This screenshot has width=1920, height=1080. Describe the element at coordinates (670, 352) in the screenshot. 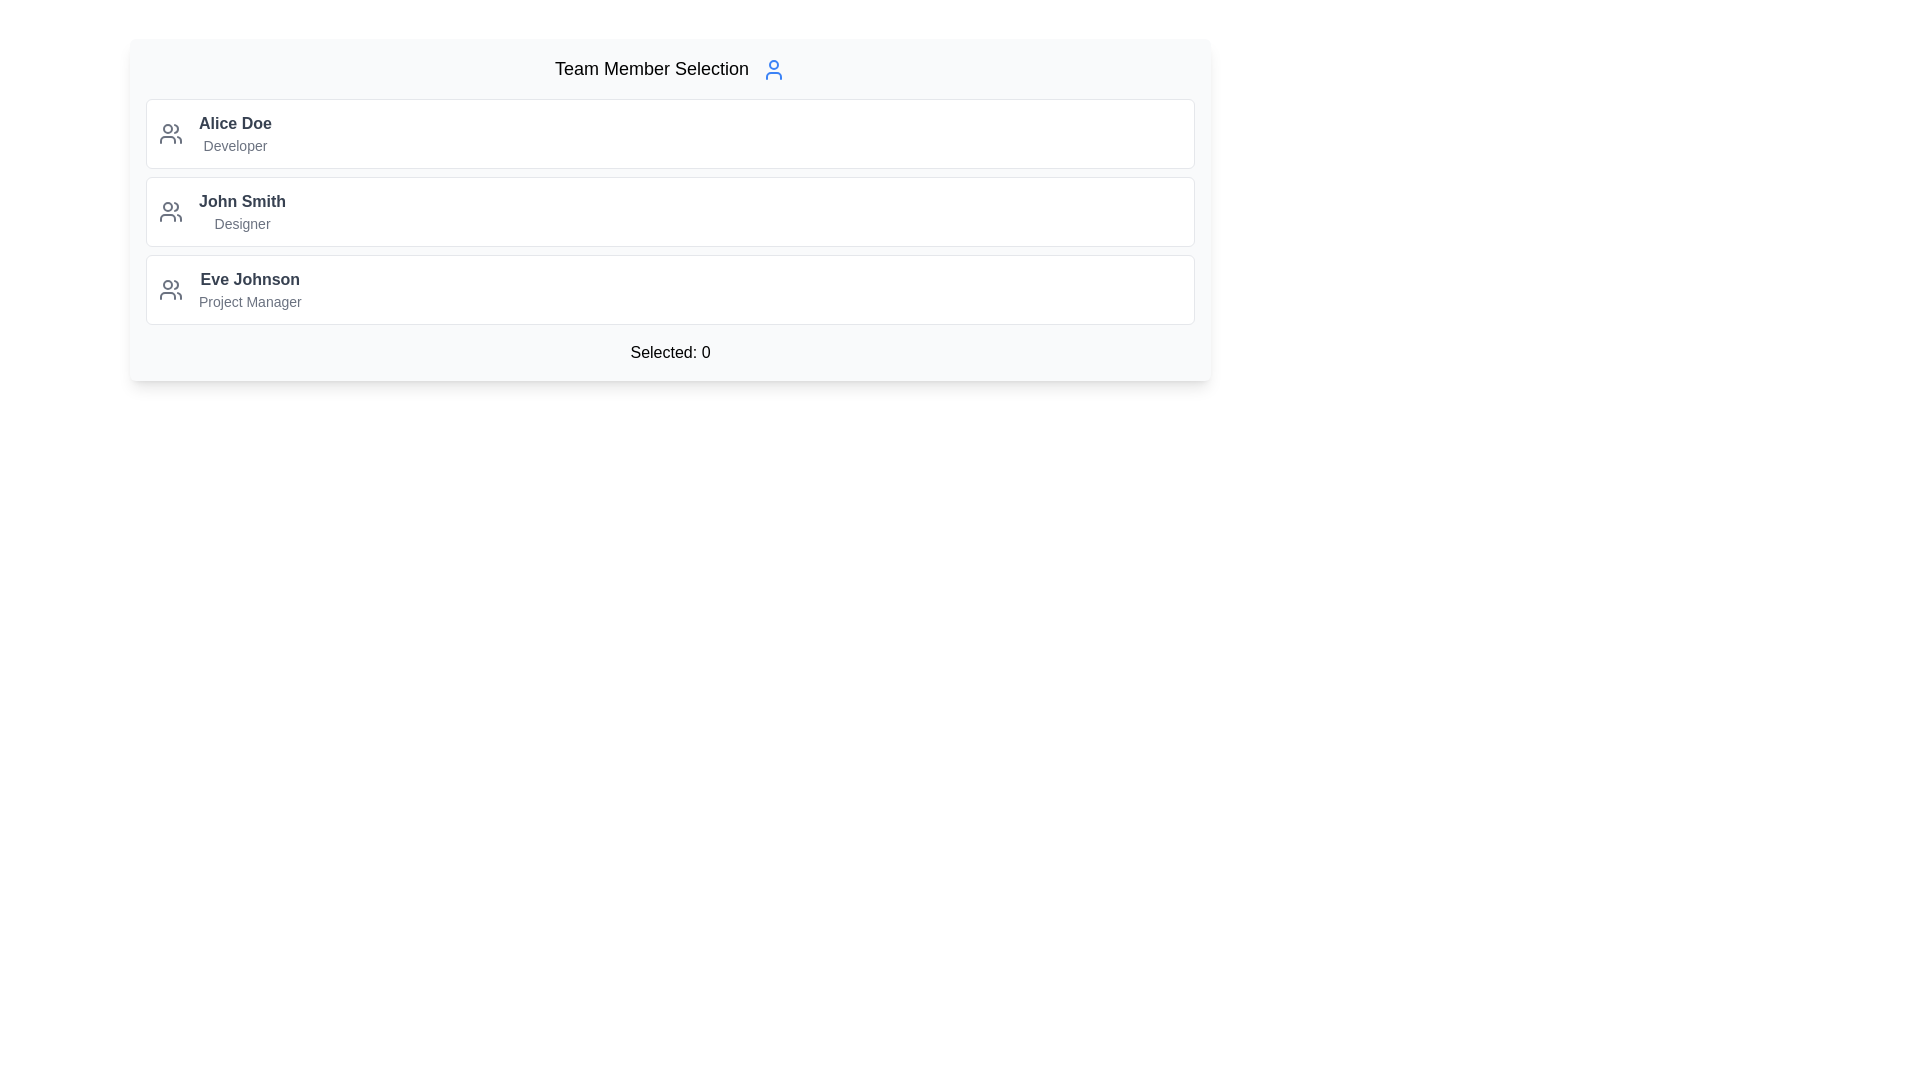

I see `the text label displaying the count of selected items located at the bottom of the 'Team Member Selection' card, which currently shows '0'` at that location.